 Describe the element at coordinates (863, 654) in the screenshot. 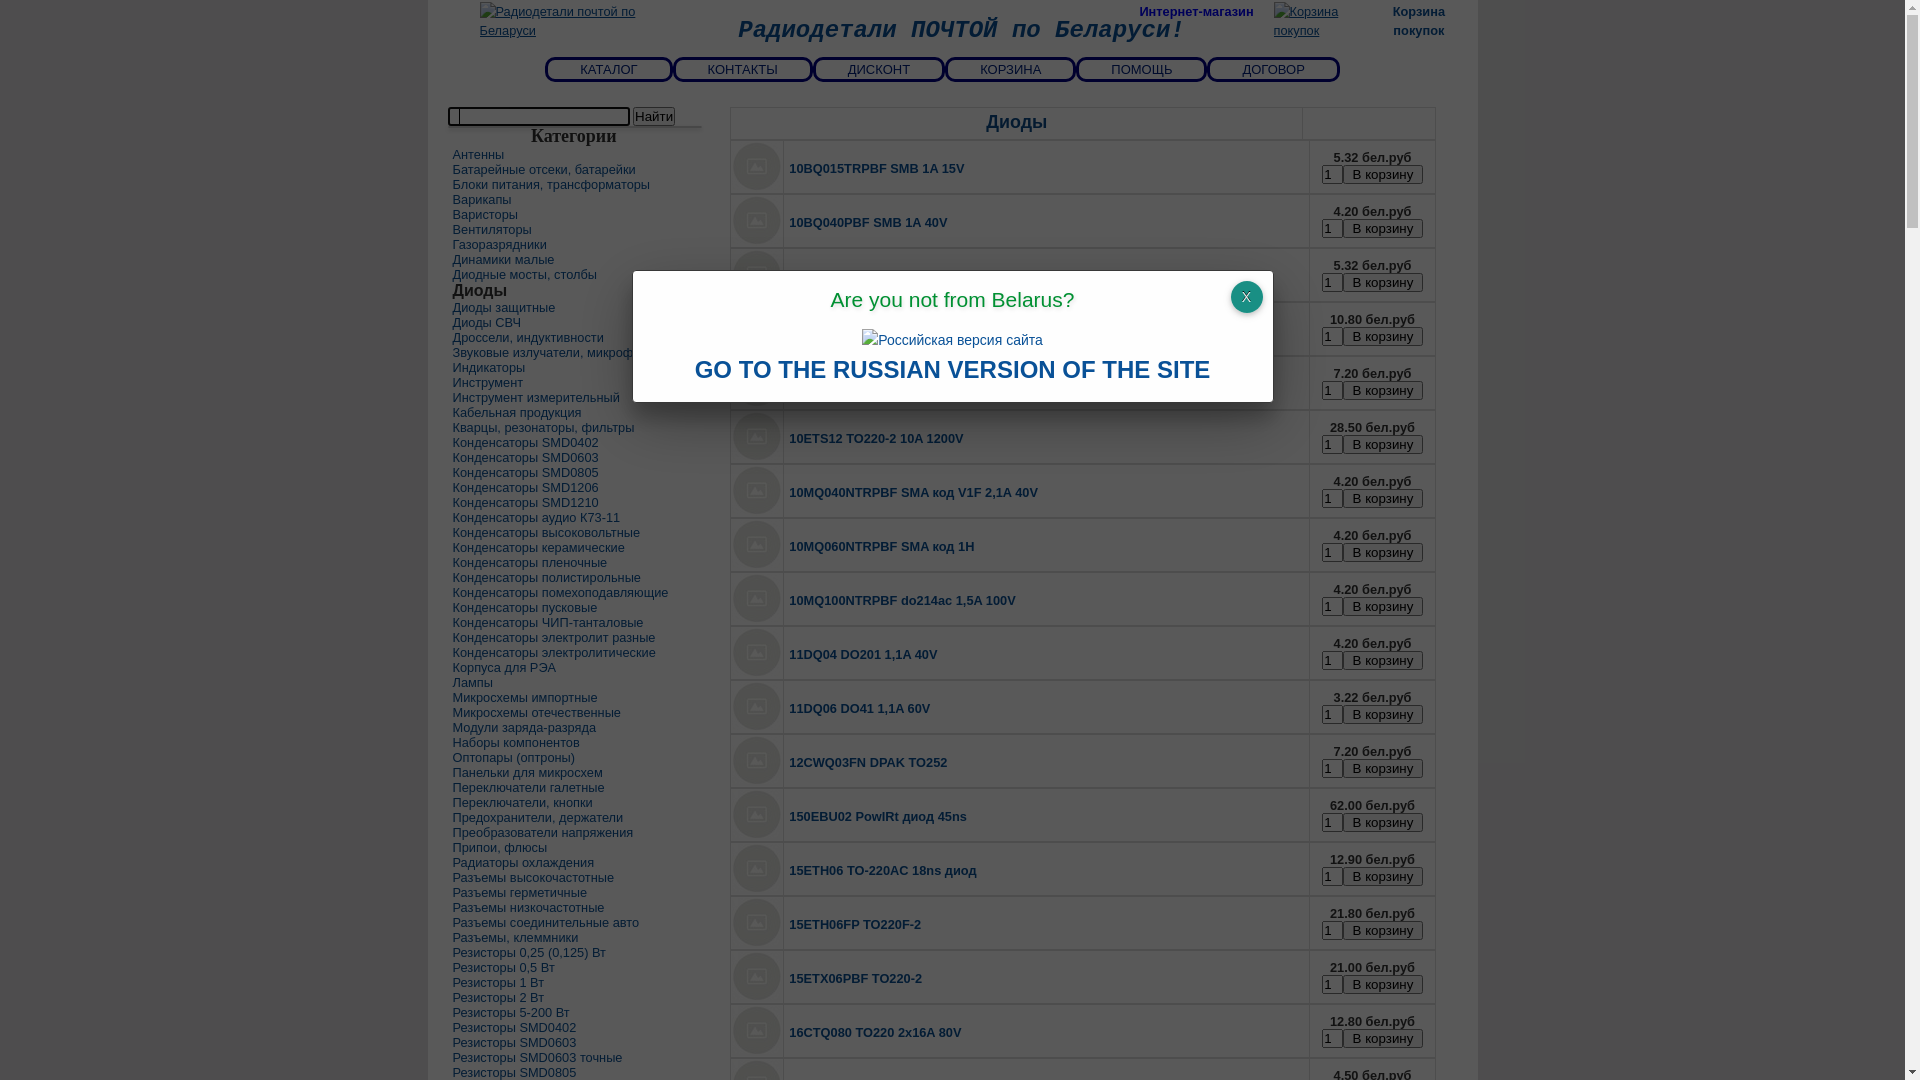

I see `'11DQ04 DO201 1,1A 40V'` at that location.